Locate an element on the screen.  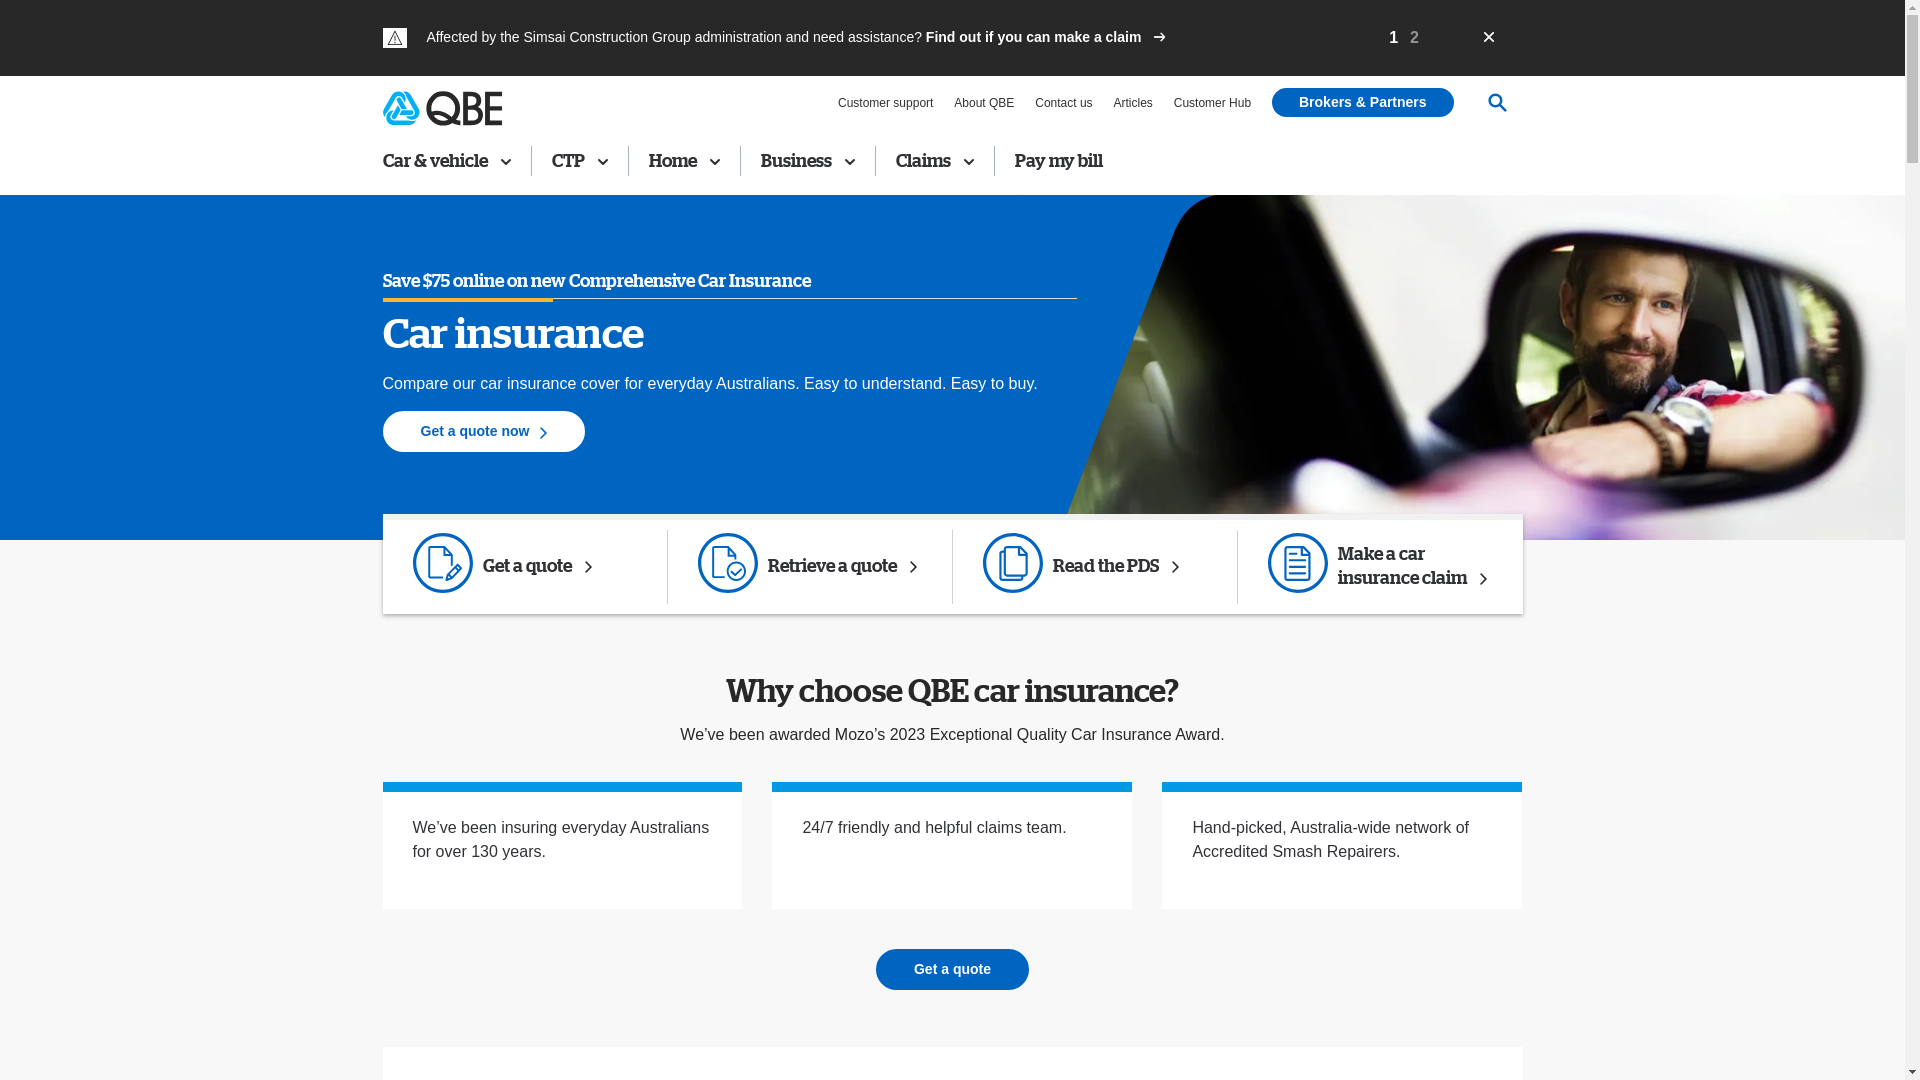
'Get a quote Created with Sketch. is located at coordinates (411, 567).